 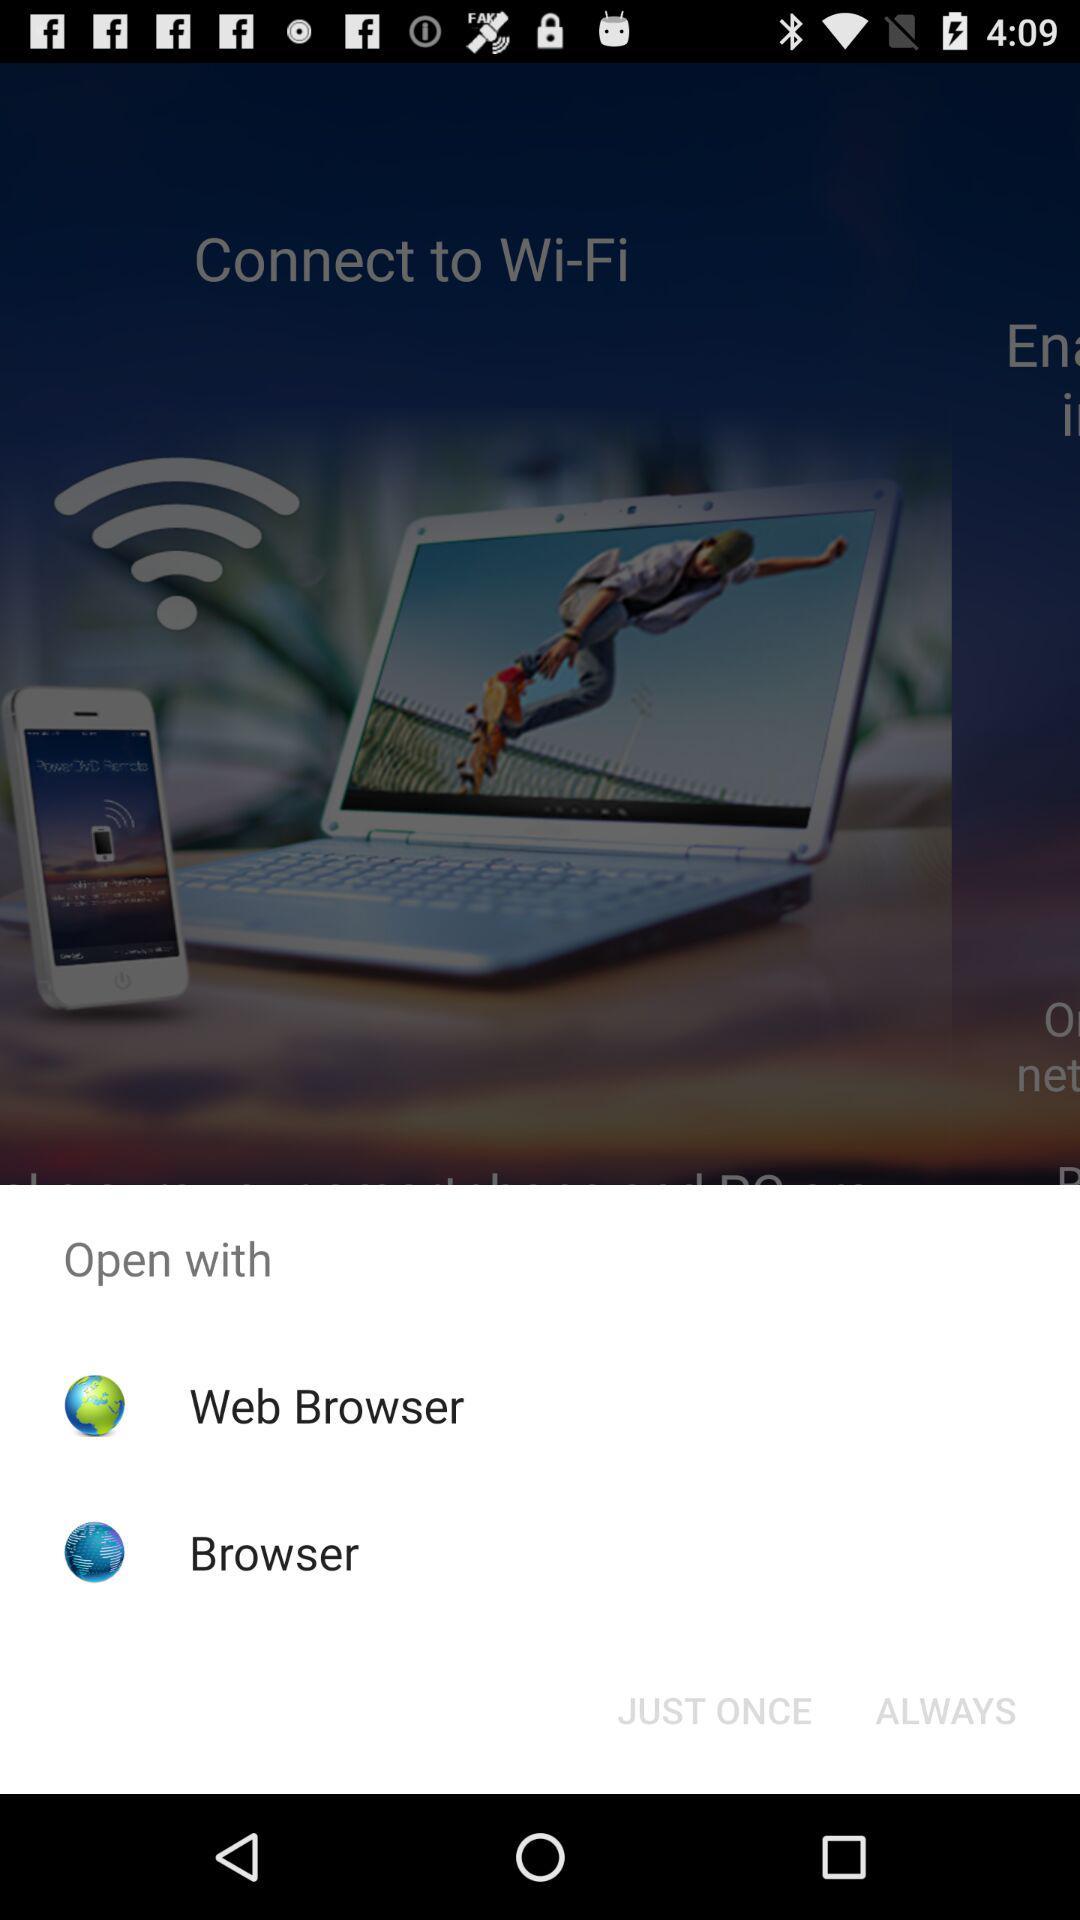 What do you see at coordinates (945, 1708) in the screenshot?
I see `the button to the right of the just once item` at bounding box center [945, 1708].